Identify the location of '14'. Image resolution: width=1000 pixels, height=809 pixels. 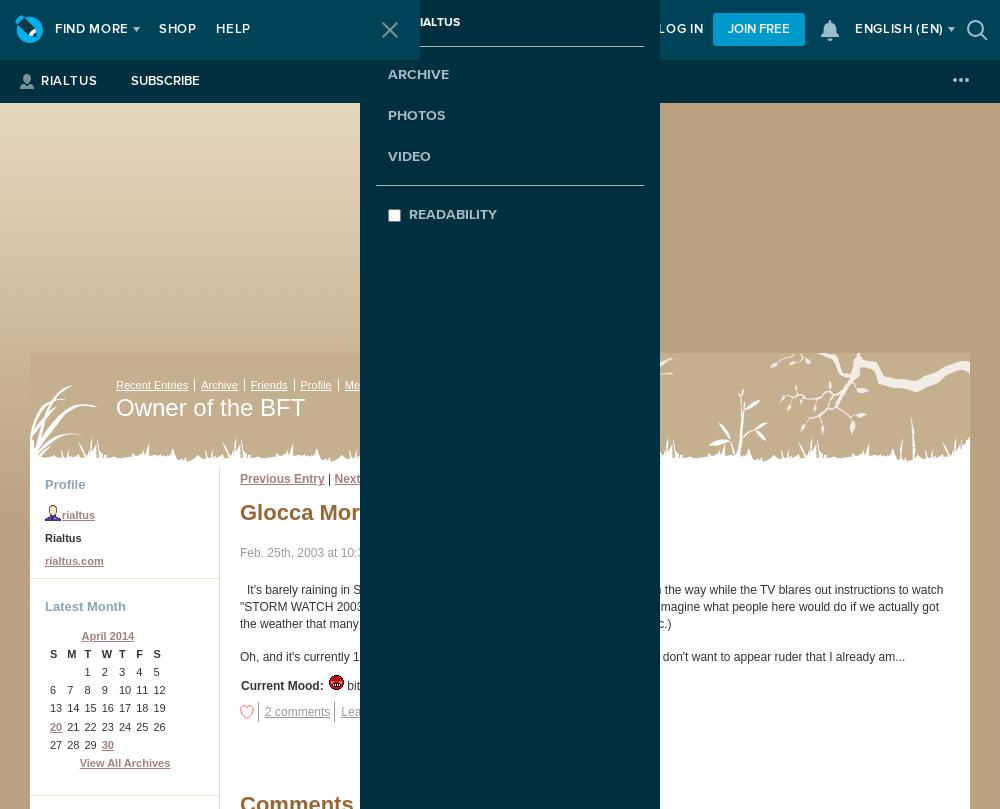
(72, 707).